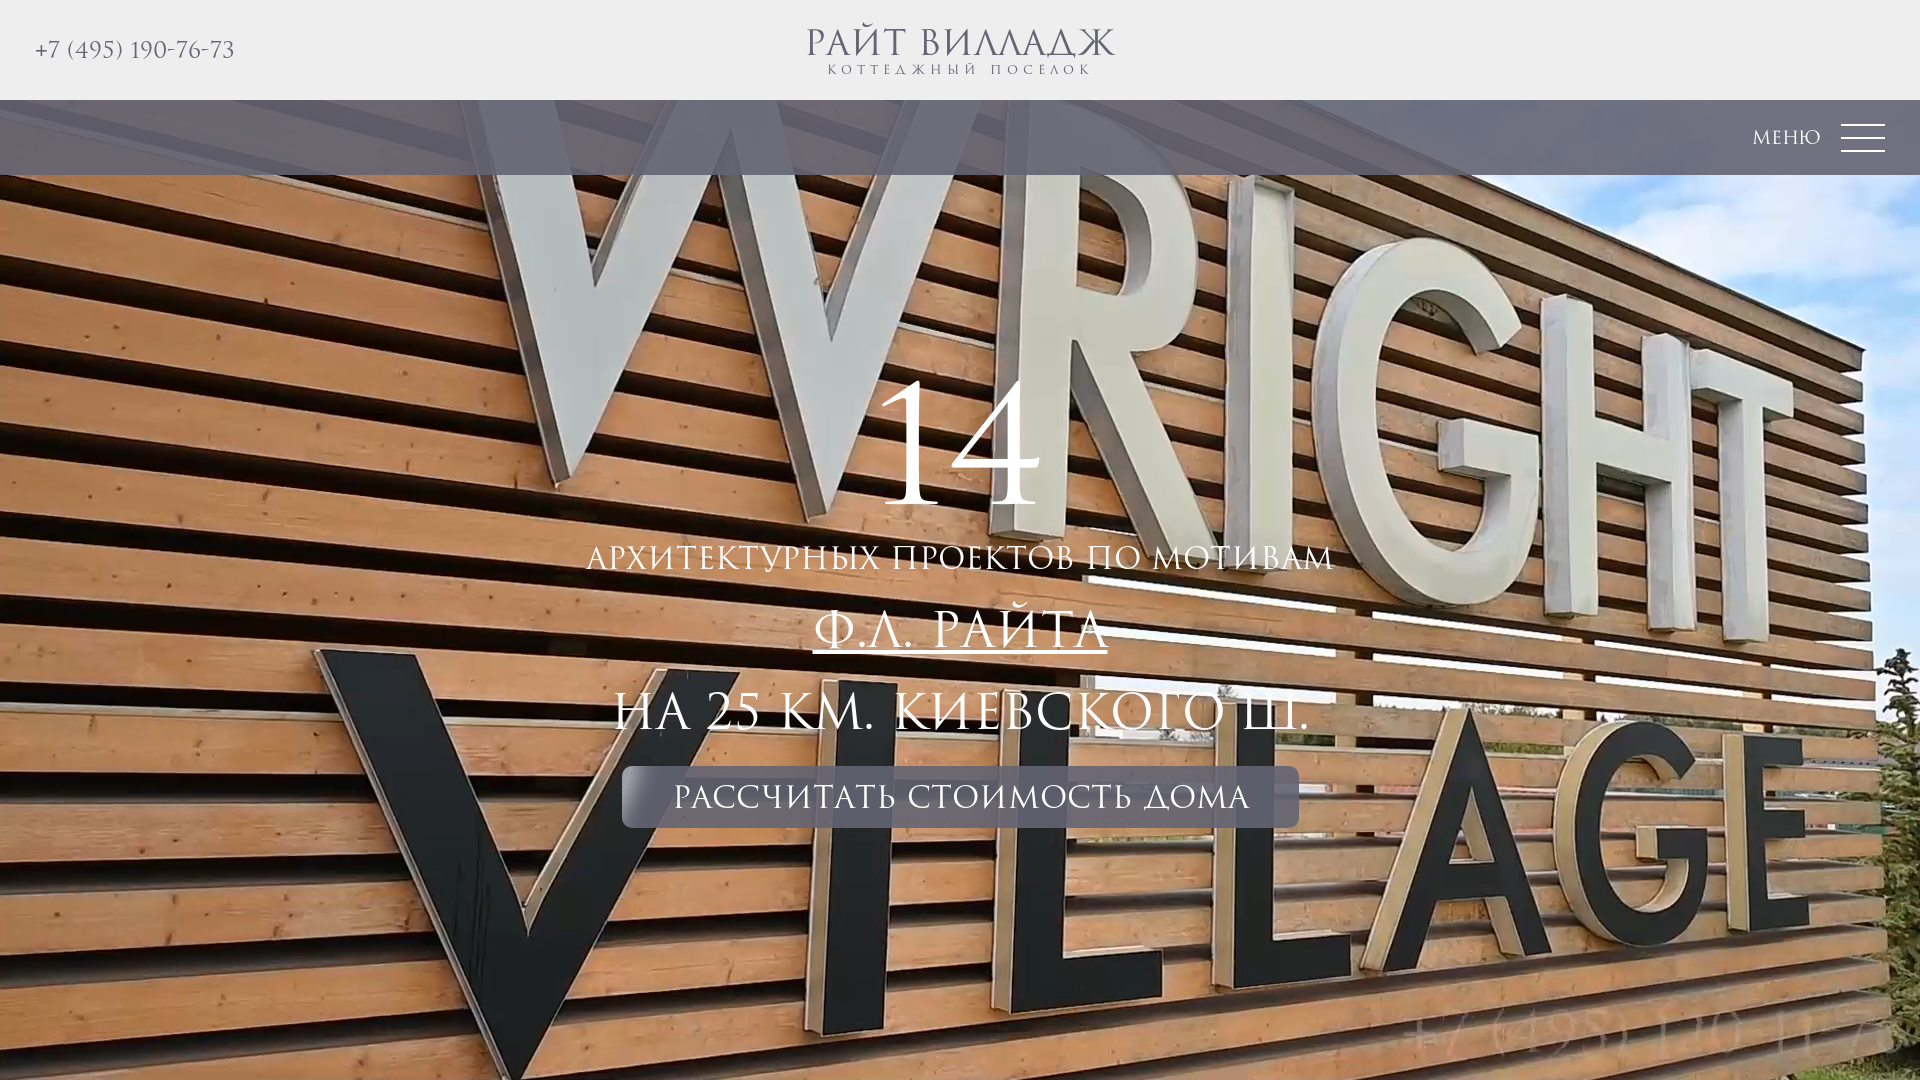  Describe the element at coordinates (133, 48) in the screenshot. I see `'+7 (495) 190-76-73'` at that location.